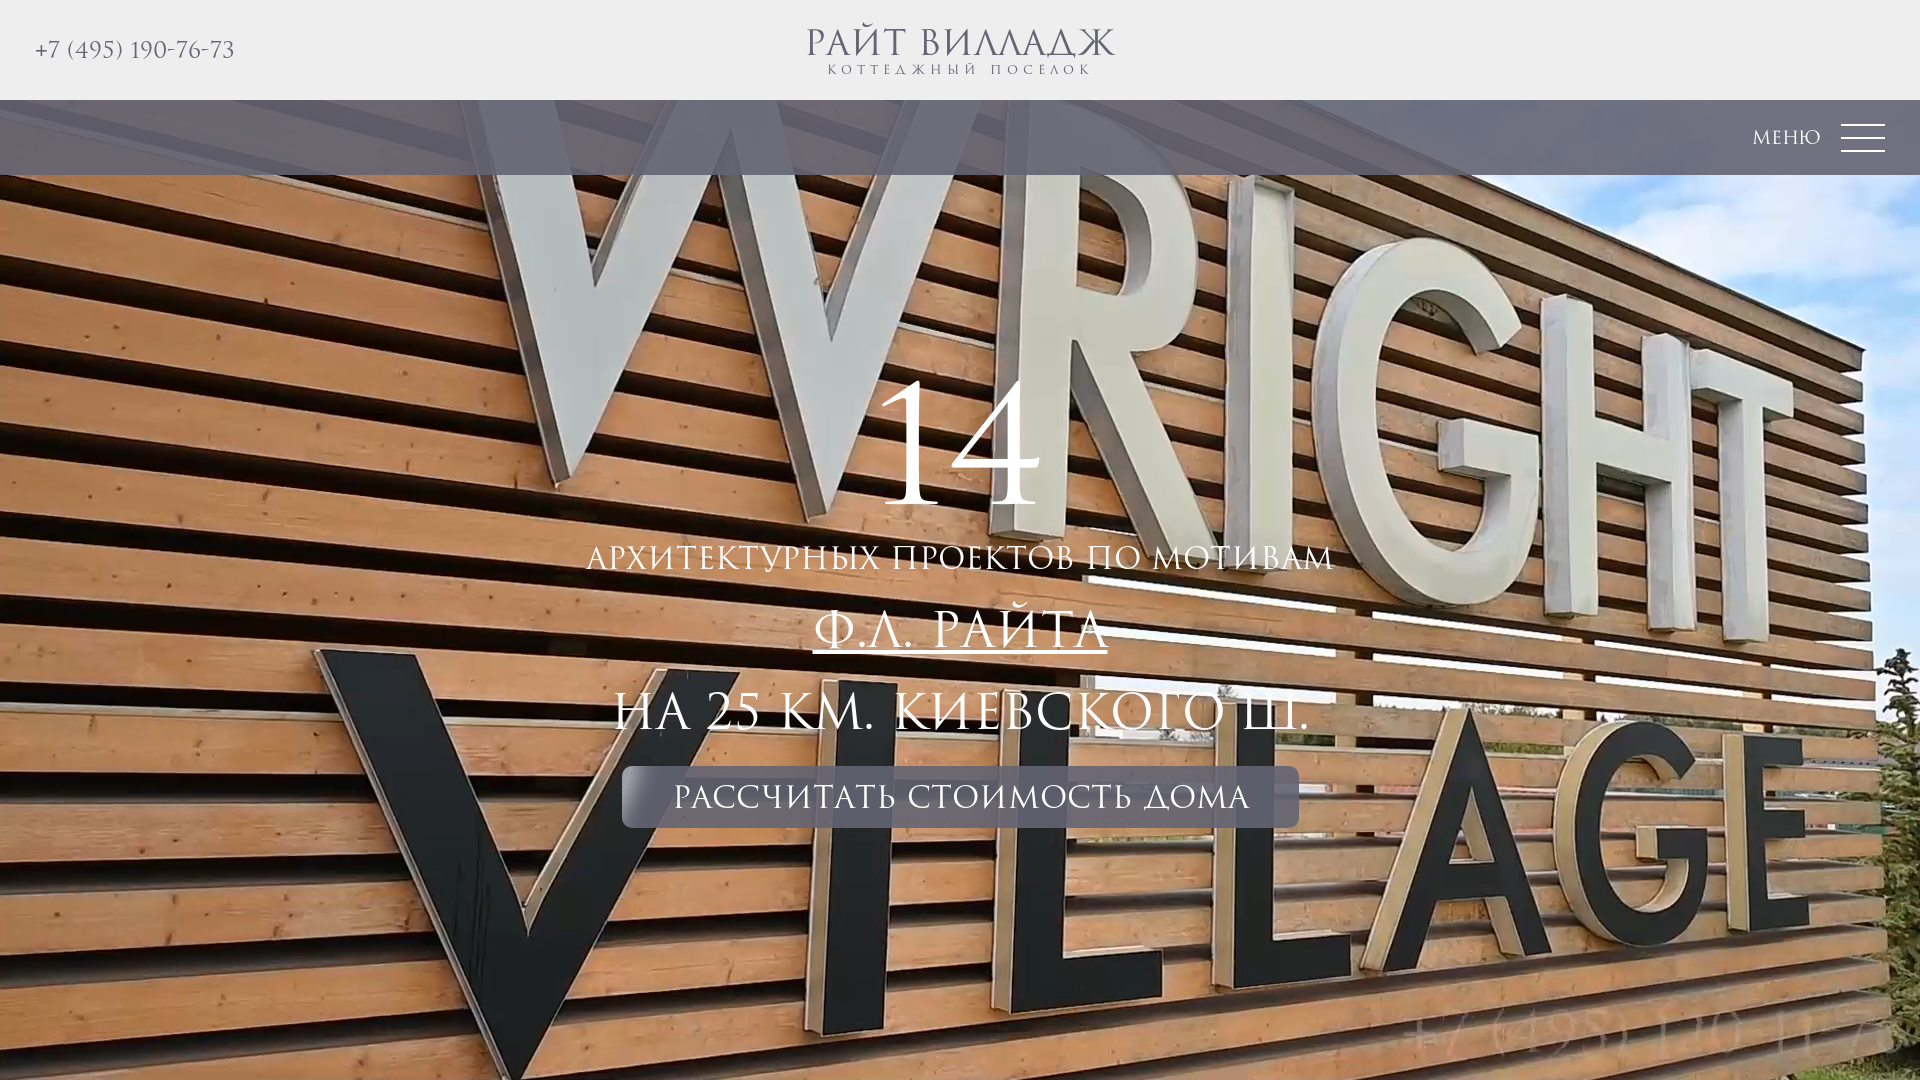  Describe the element at coordinates (133, 48) in the screenshot. I see `'+7 (495) 190-76-73'` at that location.